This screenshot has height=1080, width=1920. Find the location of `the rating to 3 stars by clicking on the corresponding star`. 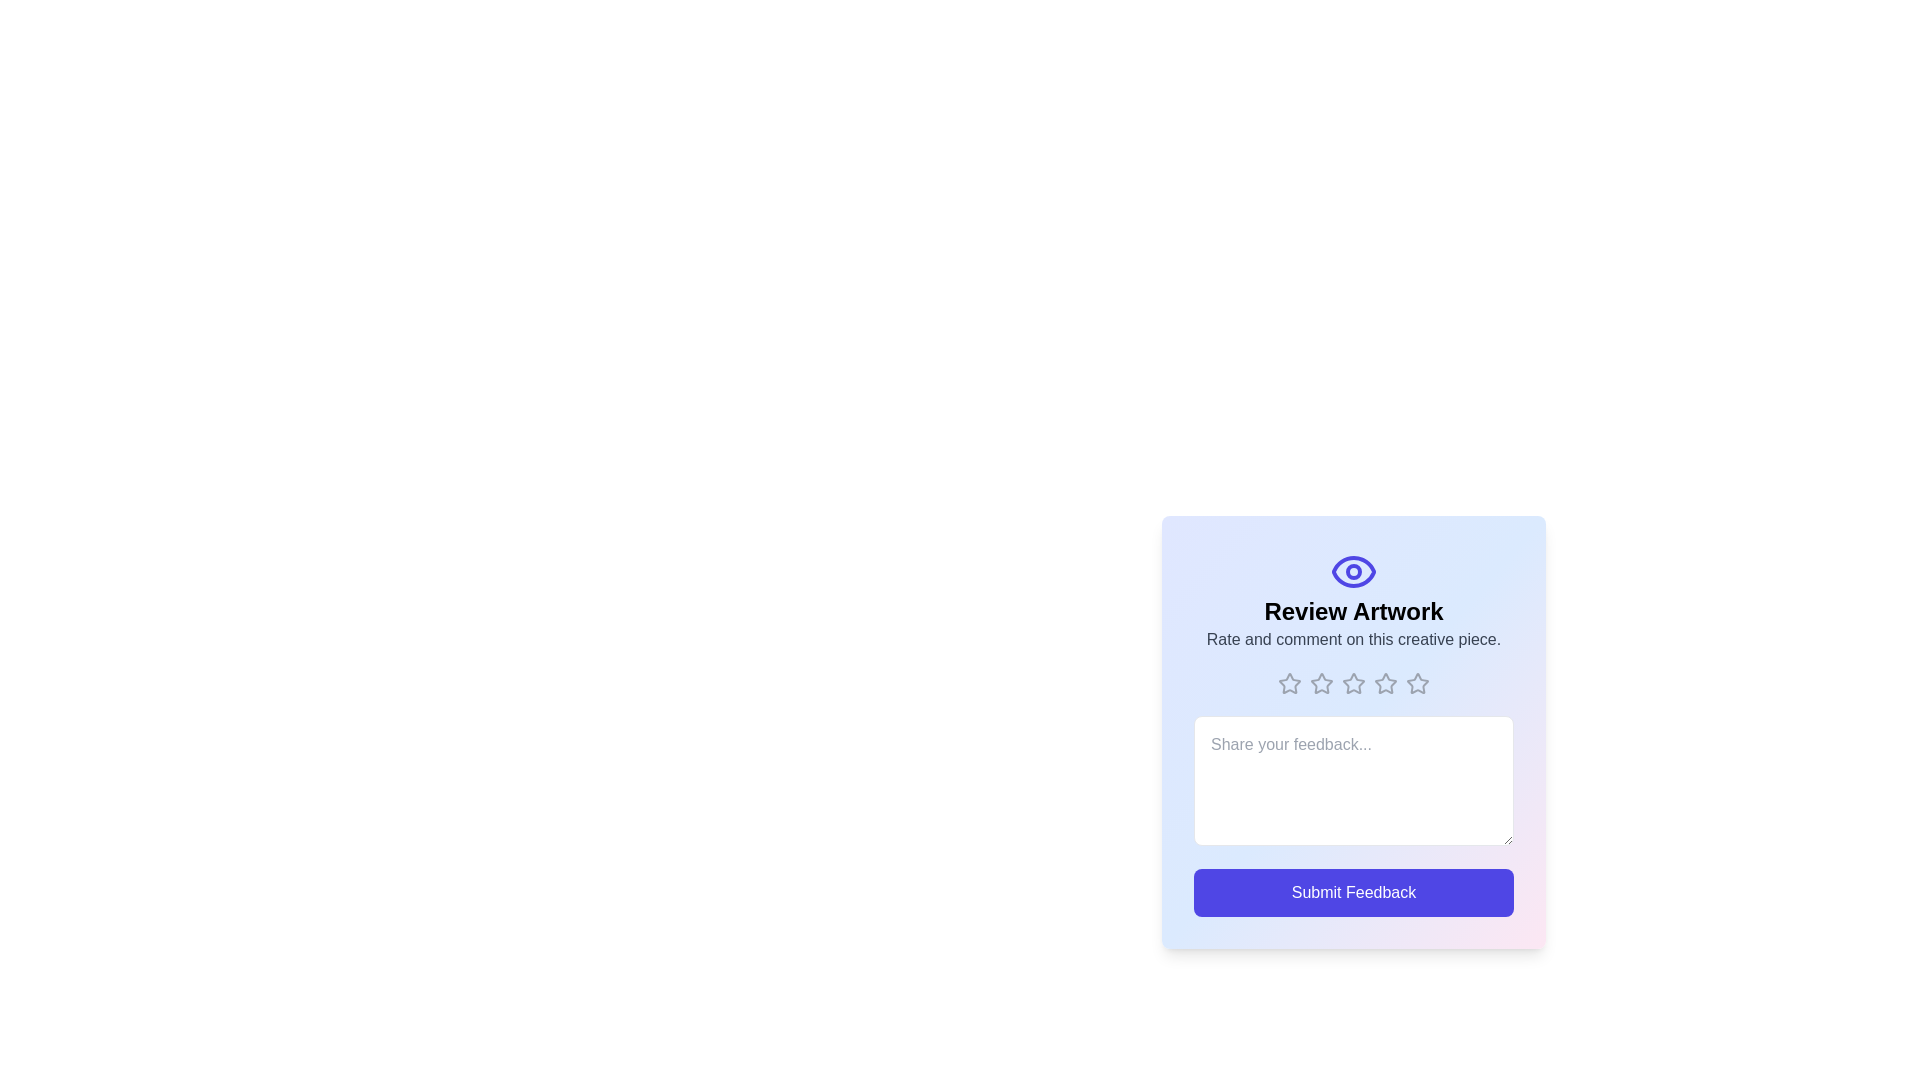

the rating to 3 stars by clicking on the corresponding star is located at coordinates (1353, 682).